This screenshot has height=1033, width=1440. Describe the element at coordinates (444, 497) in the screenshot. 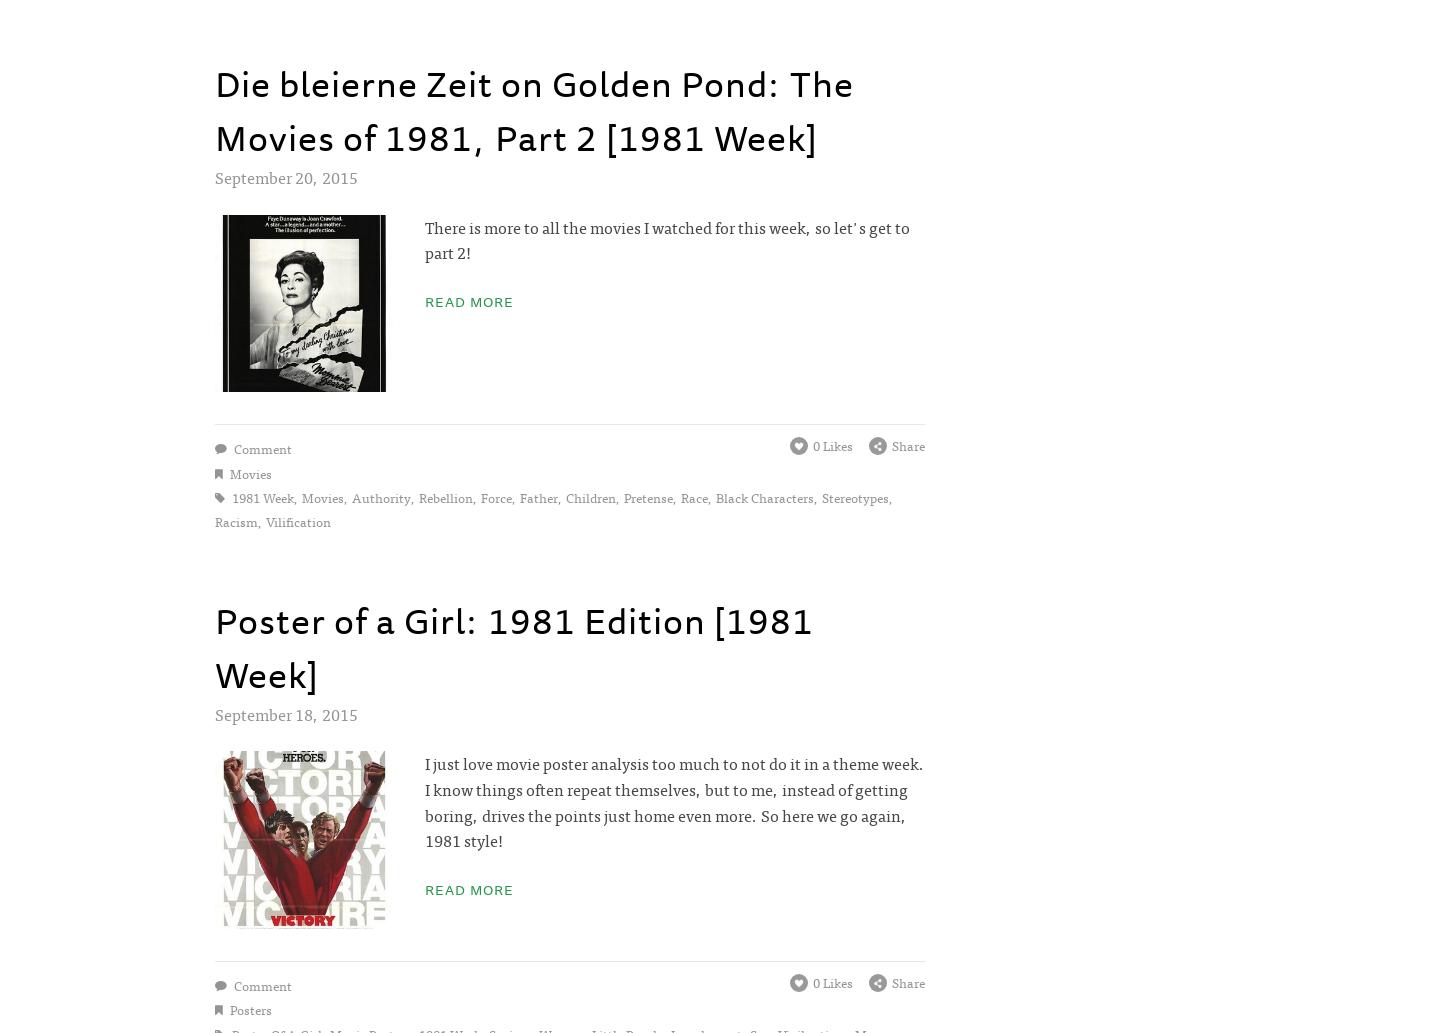

I see `'rebellion'` at that location.